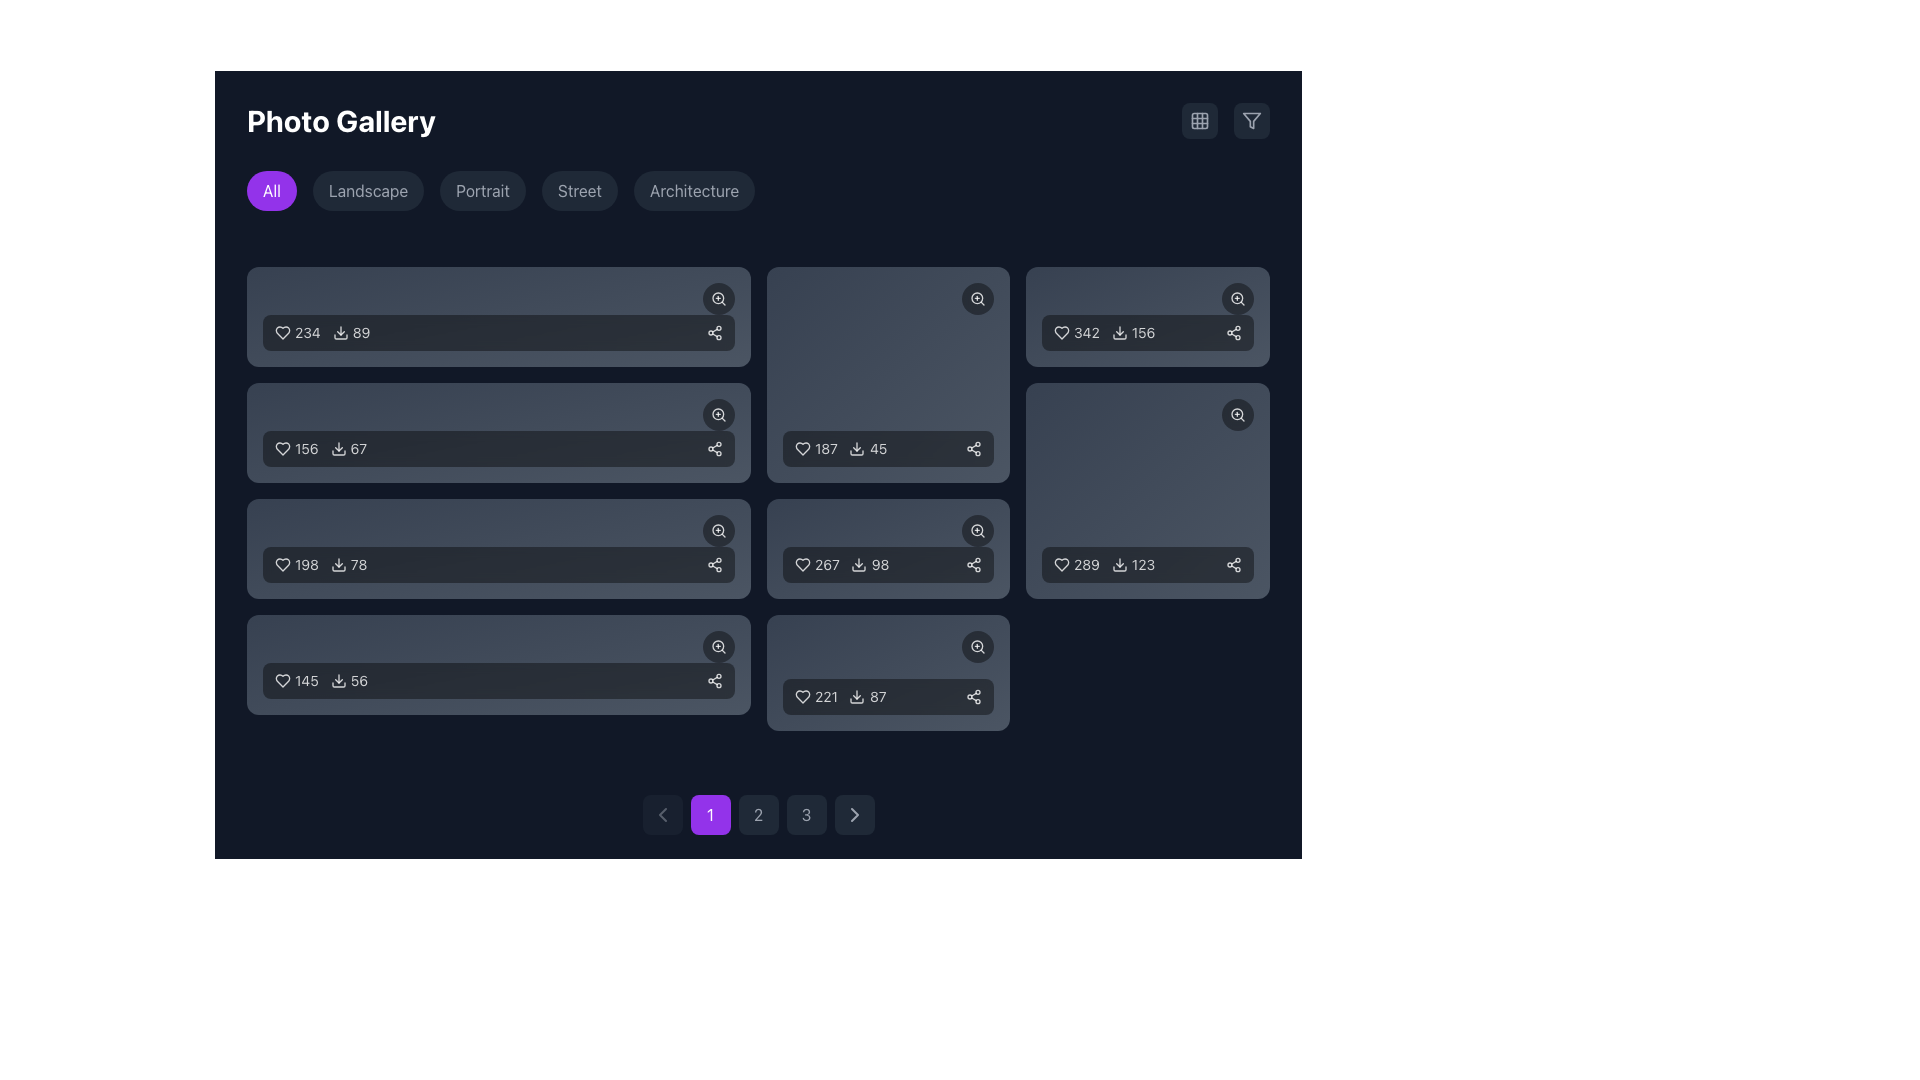 The image size is (1920, 1080). Describe the element at coordinates (802, 564) in the screenshot. I see `the heart icon in the middle-right section of the grid layout to indicate liking the associated content` at that location.